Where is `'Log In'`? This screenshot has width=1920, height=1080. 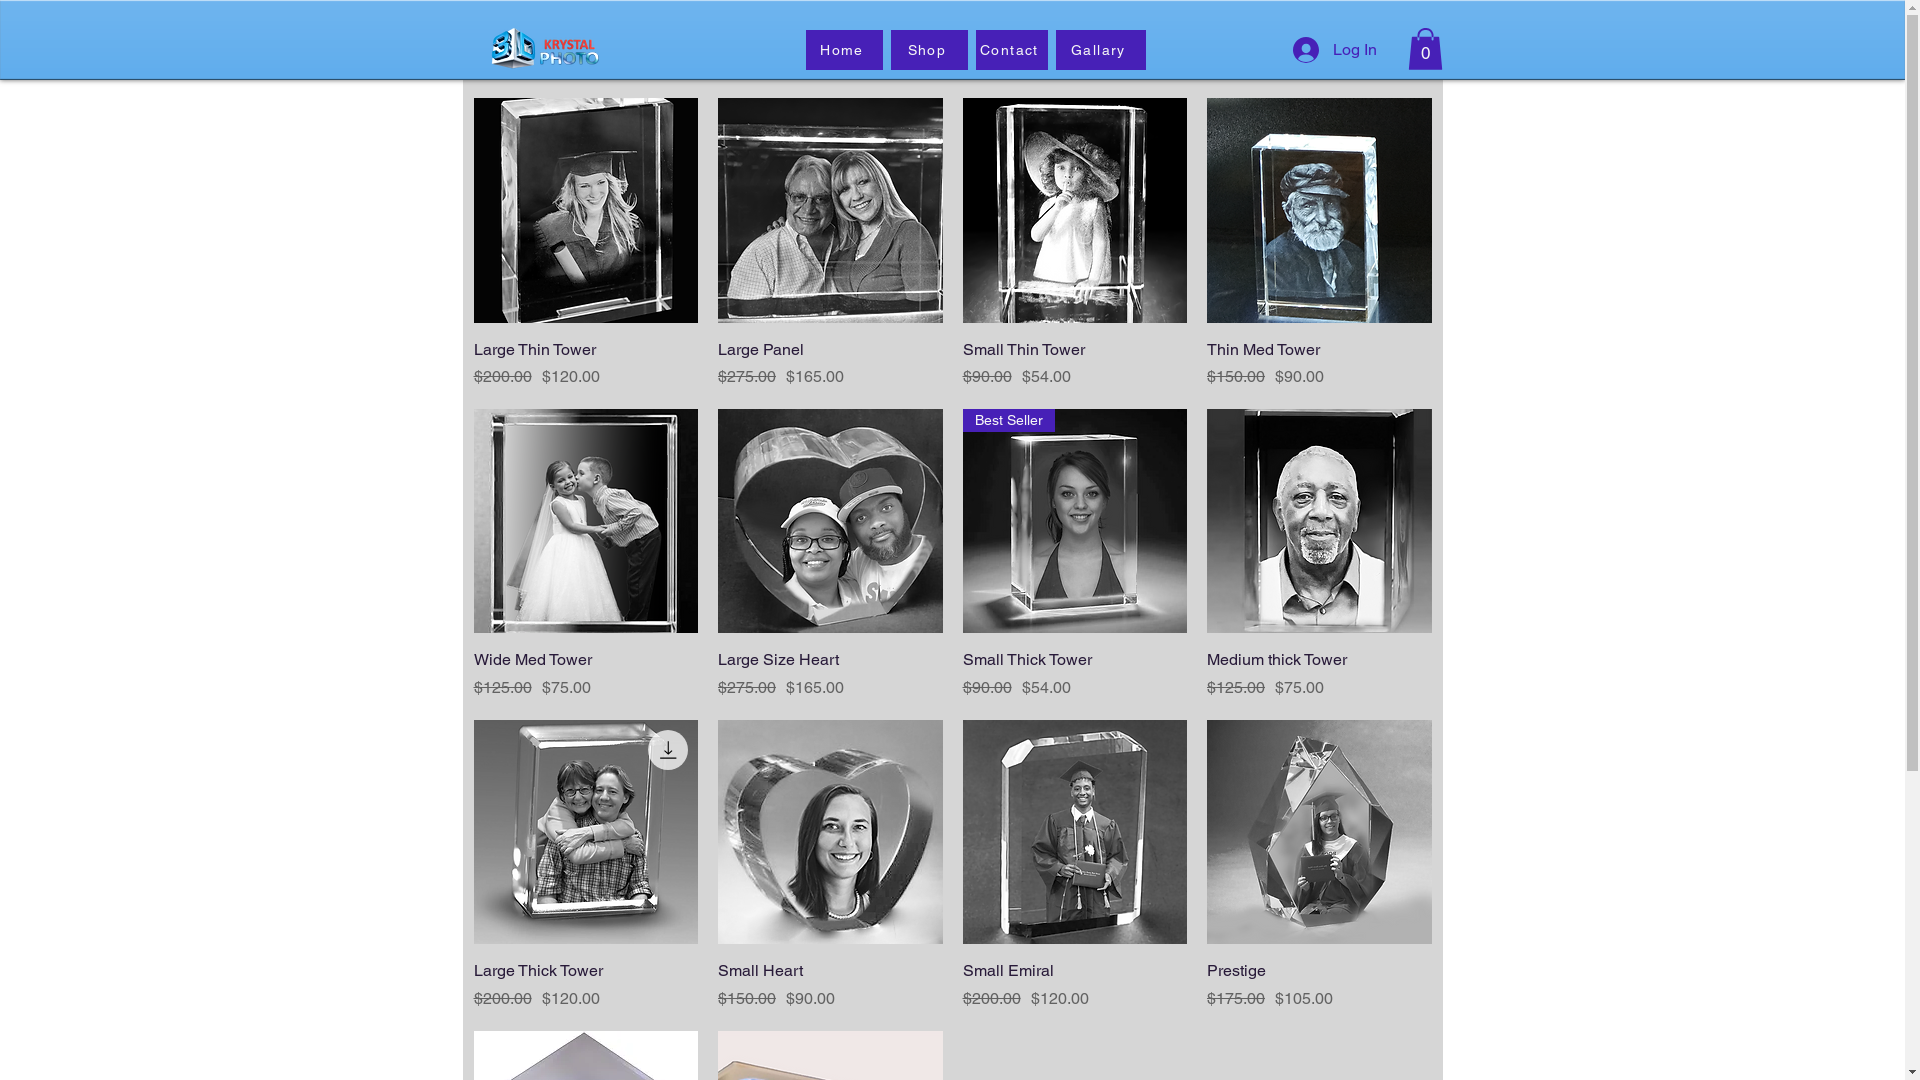
'Log In' is located at coordinates (1334, 49).